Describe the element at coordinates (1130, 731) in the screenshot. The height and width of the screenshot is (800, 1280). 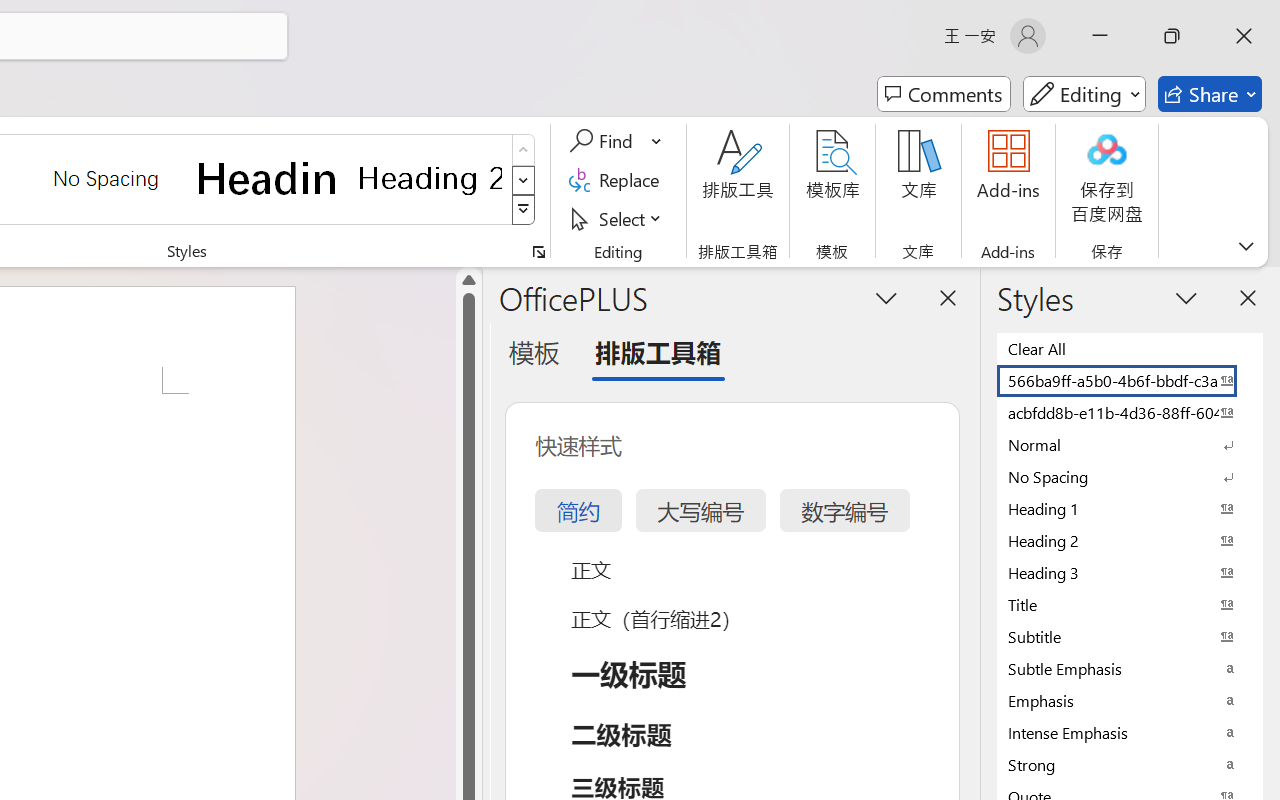
I see `'Intense Emphasis'` at that location.